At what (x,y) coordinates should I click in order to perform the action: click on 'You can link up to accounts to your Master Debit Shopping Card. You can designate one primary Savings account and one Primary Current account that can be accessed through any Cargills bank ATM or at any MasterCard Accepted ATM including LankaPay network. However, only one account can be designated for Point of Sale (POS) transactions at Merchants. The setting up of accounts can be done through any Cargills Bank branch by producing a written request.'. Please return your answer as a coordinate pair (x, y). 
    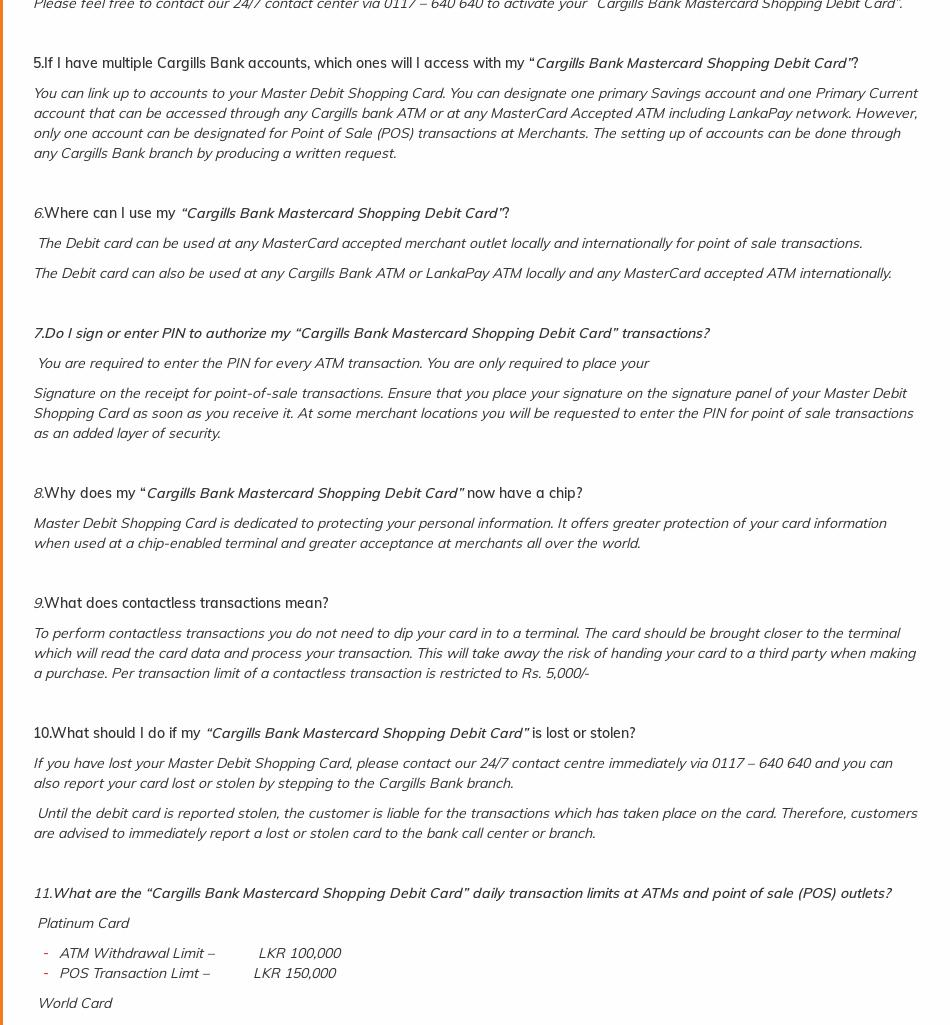
    Looking at the image, I should click on (475, 123).